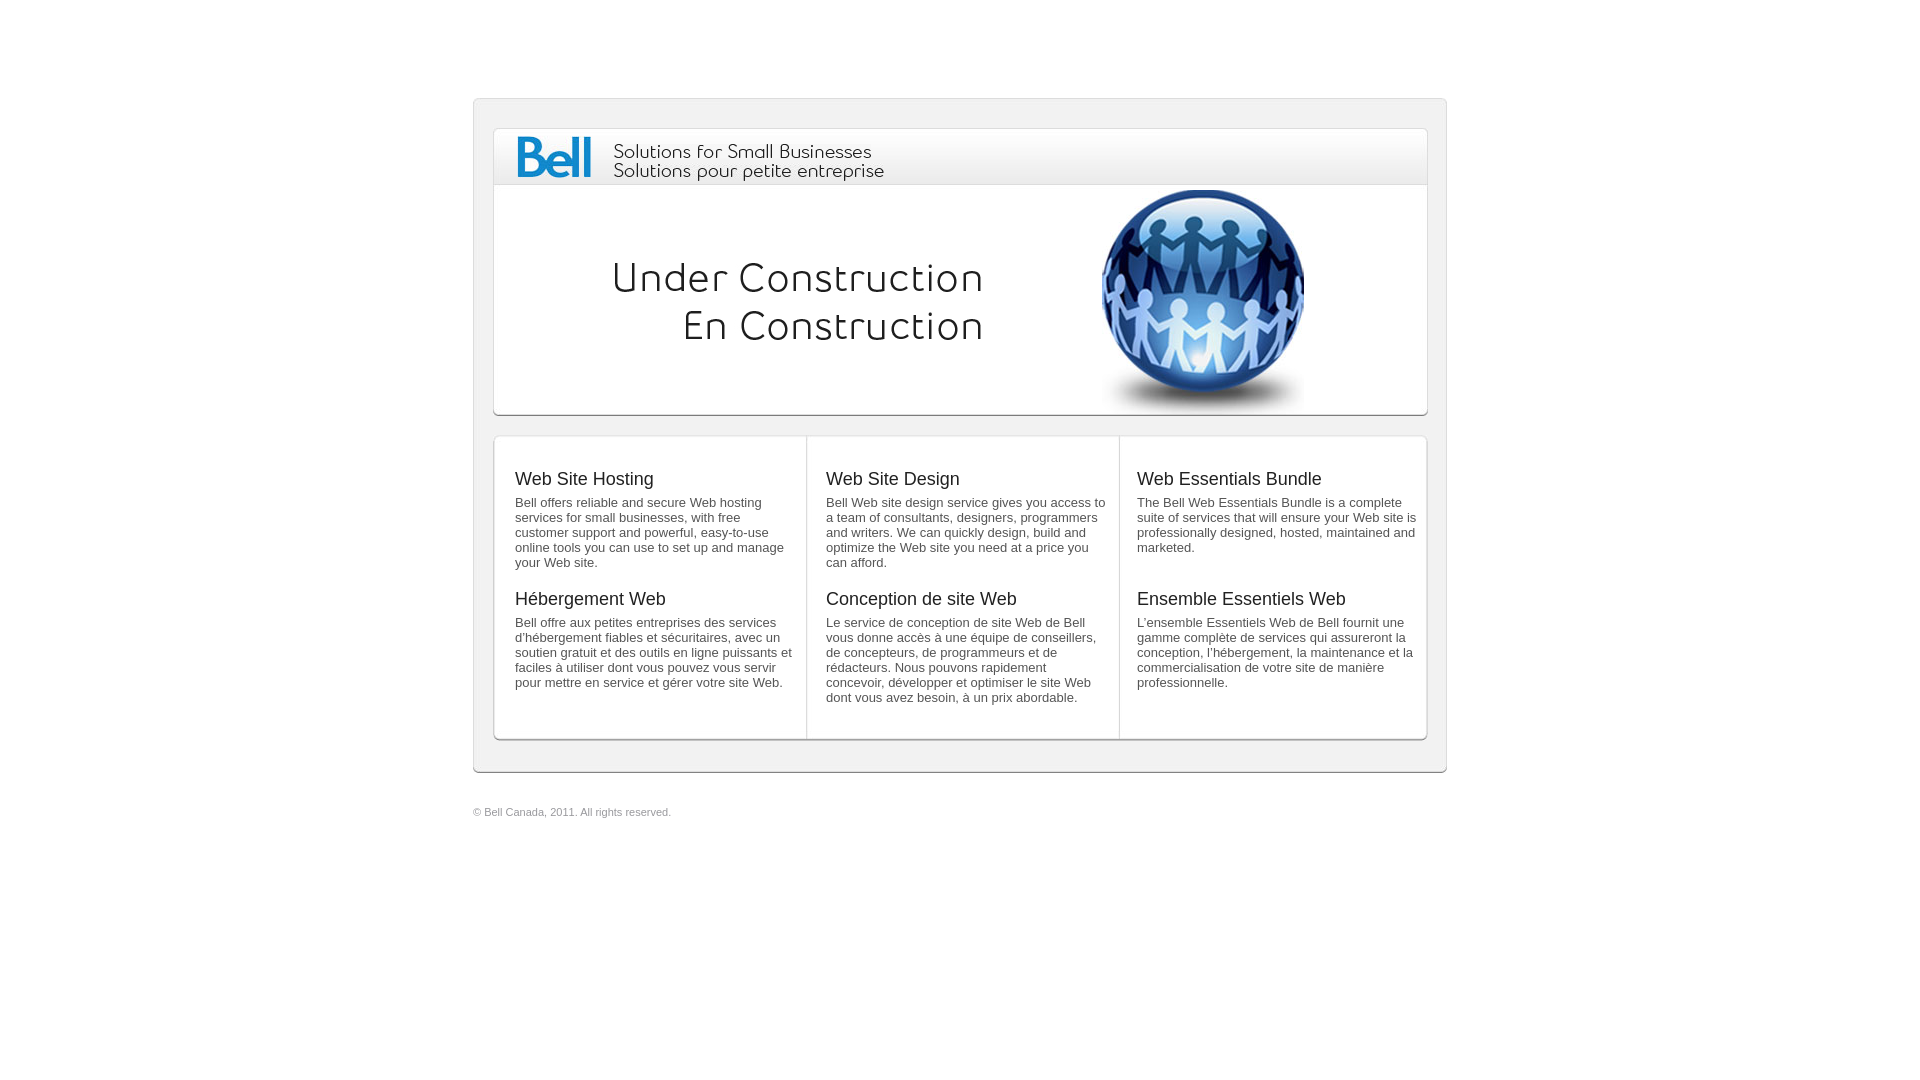 This screenshot has width=1920, height=1080. What do you see at coordinates (553, 156) in the screenshot?
I see `'Bell'` at bounding box center [553, 156].